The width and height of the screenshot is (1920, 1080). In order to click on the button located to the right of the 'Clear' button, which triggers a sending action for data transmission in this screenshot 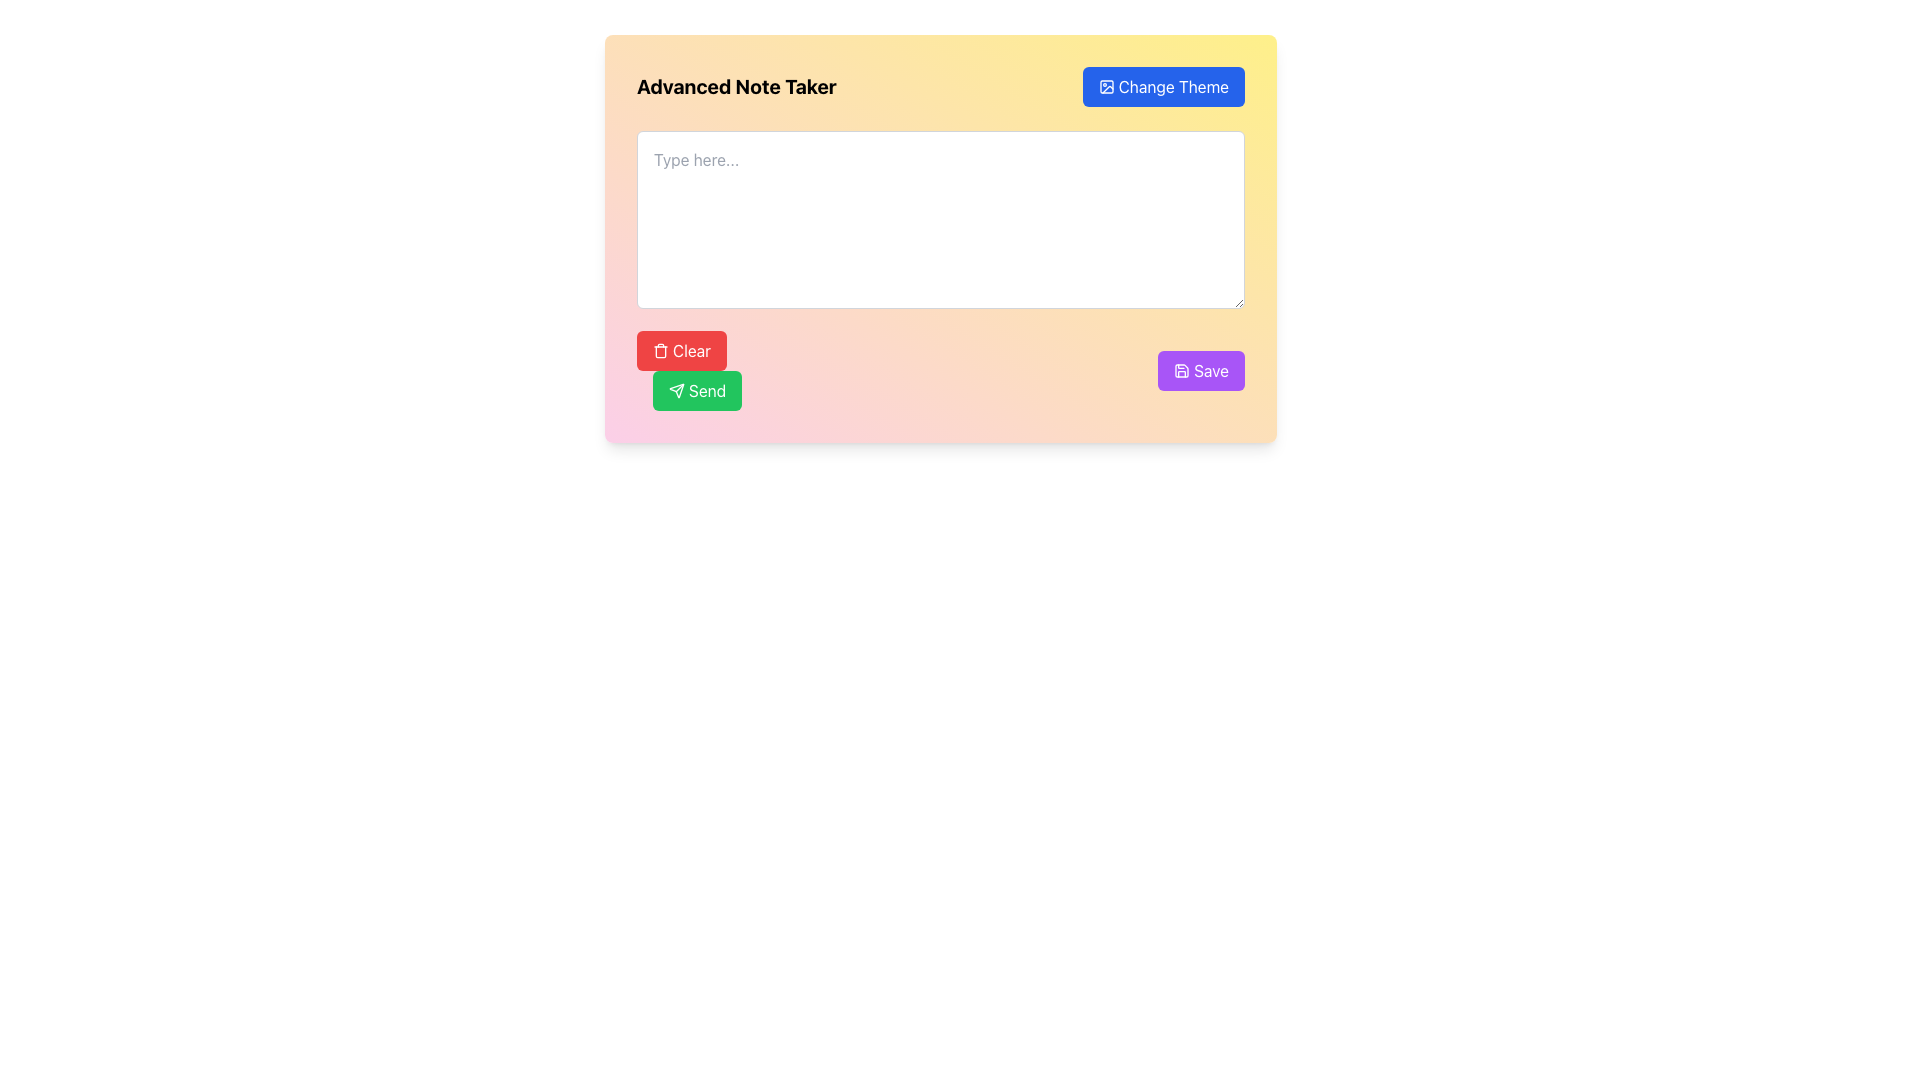, I will do `click(697, 390)`.